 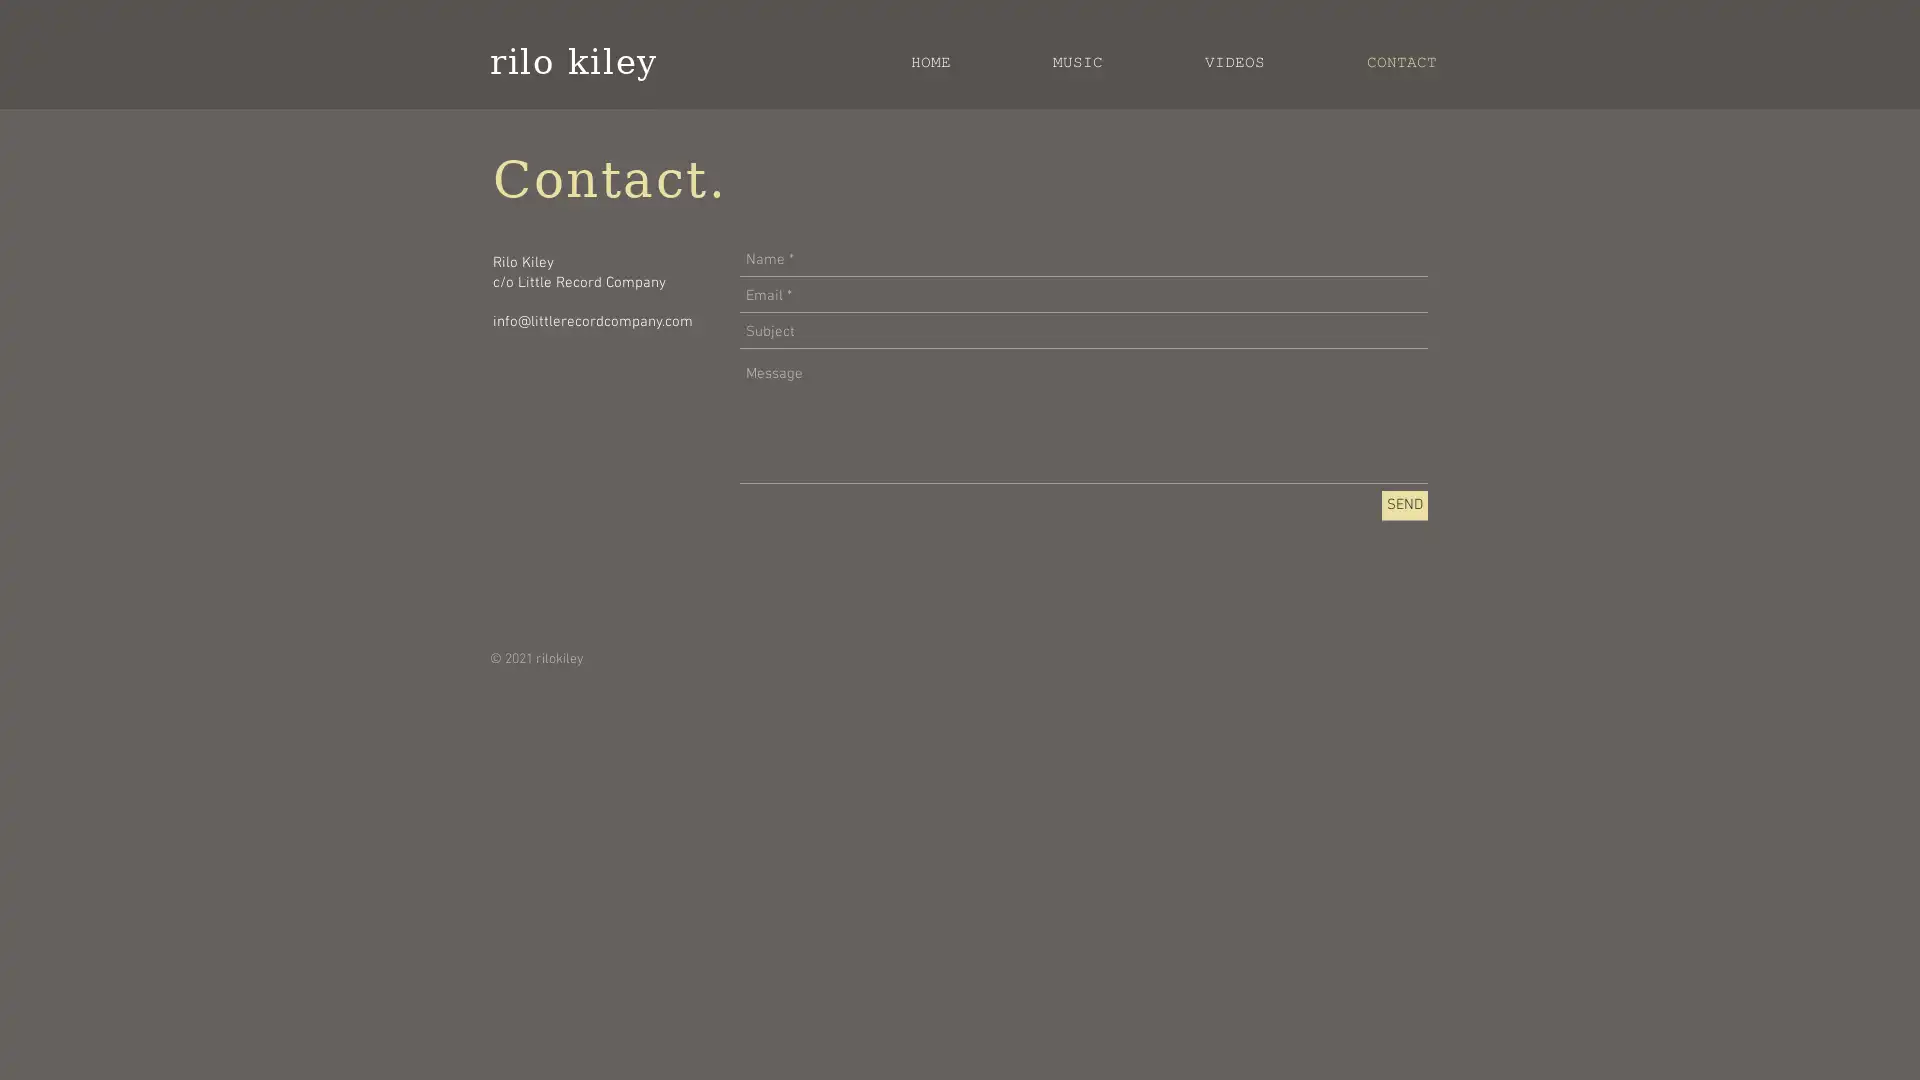 I want to click on SEND, so click(x=1404, y=504).